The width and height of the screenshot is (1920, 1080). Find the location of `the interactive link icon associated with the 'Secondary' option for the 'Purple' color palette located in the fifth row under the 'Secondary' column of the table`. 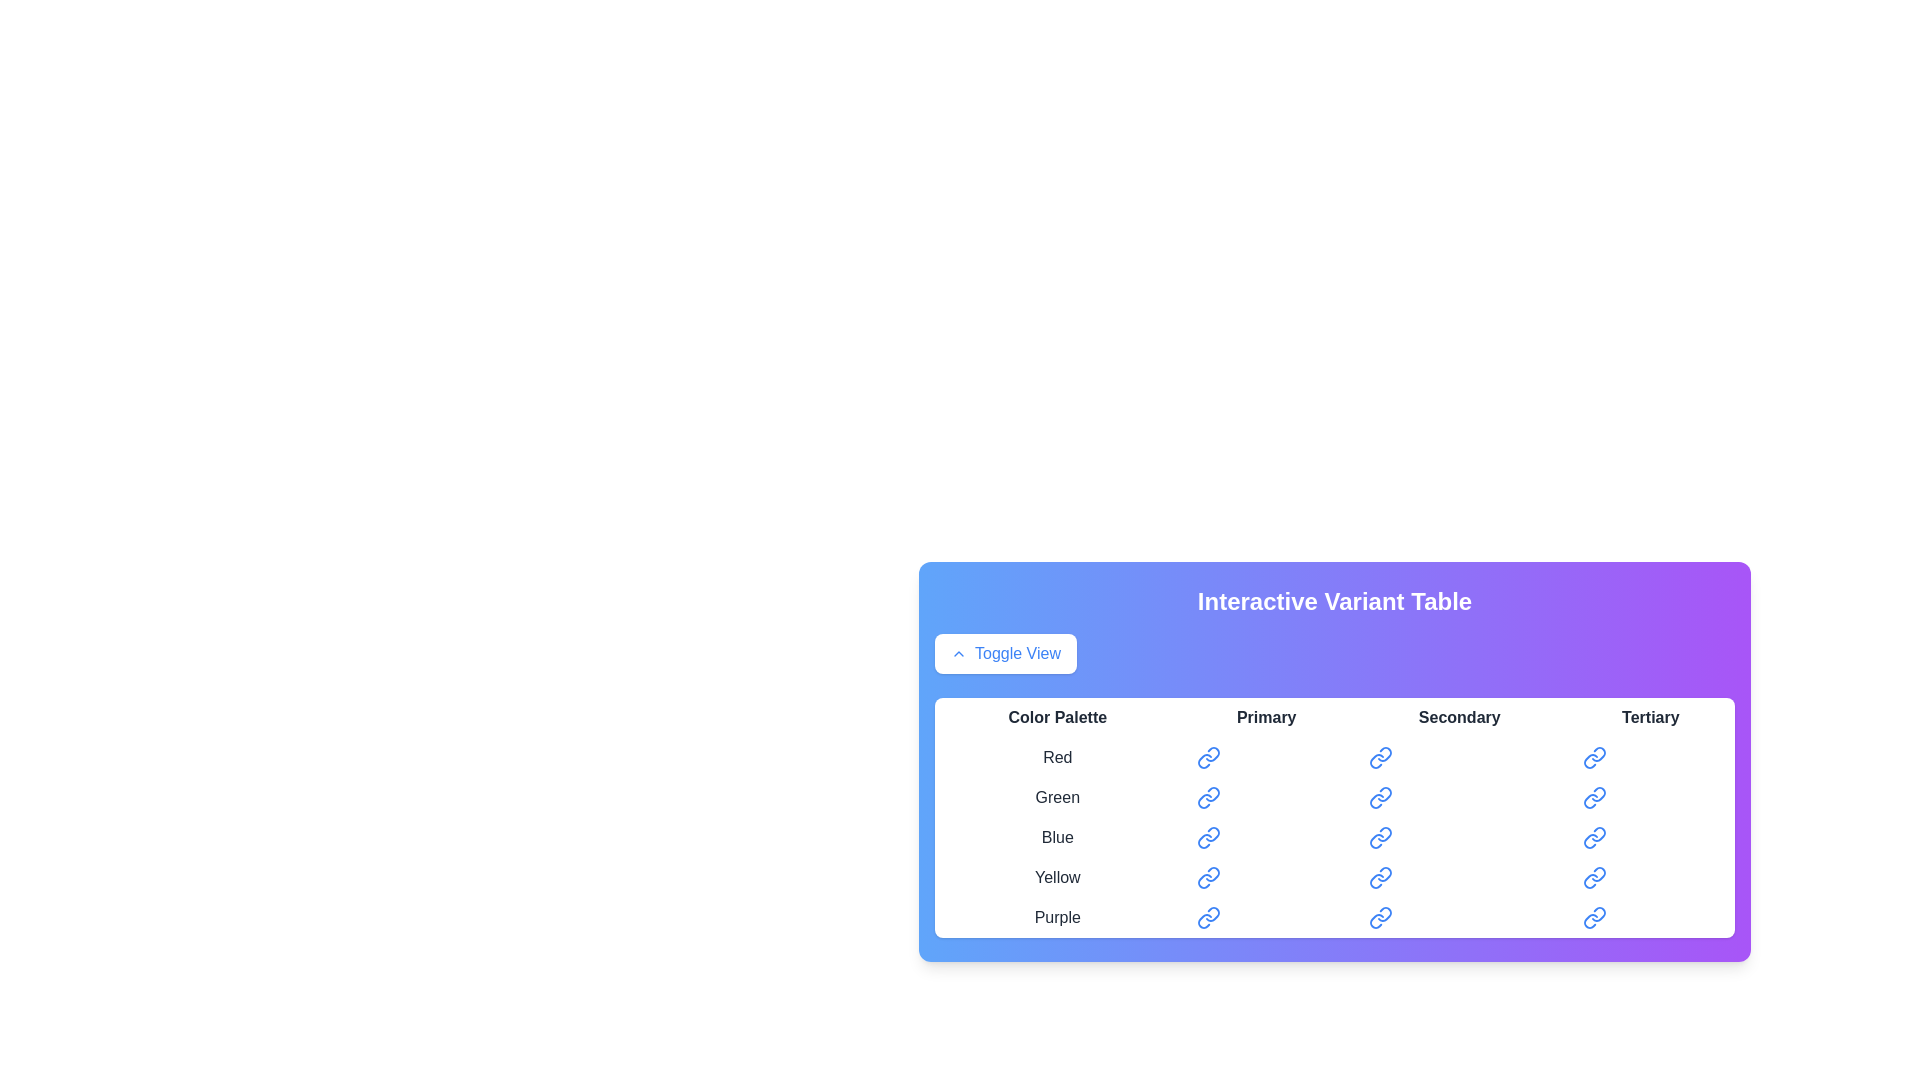

the interactive link icon associated with the 'Secondary' option for the 'Purple' color palette located in the fifth row under the 'Secondary' column of the table is located at coordinates (1375, 921).